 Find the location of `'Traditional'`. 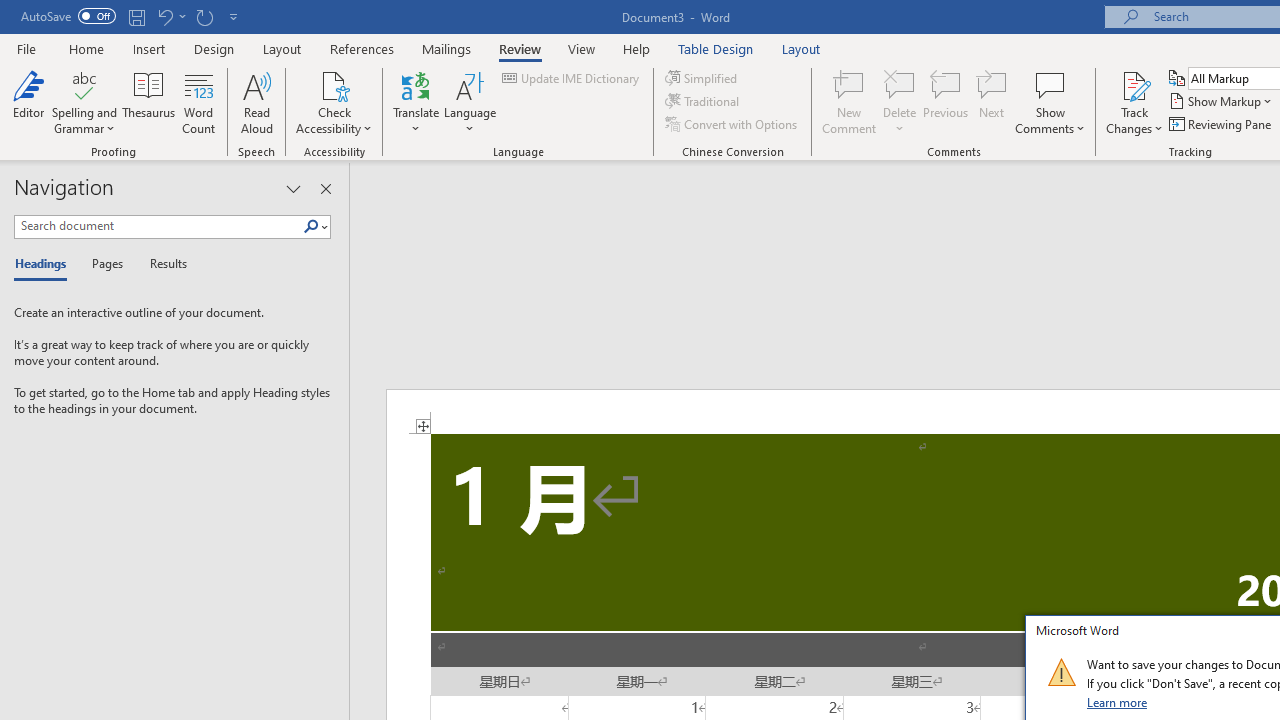

'Traditional' is located at coordinates (704, 101).